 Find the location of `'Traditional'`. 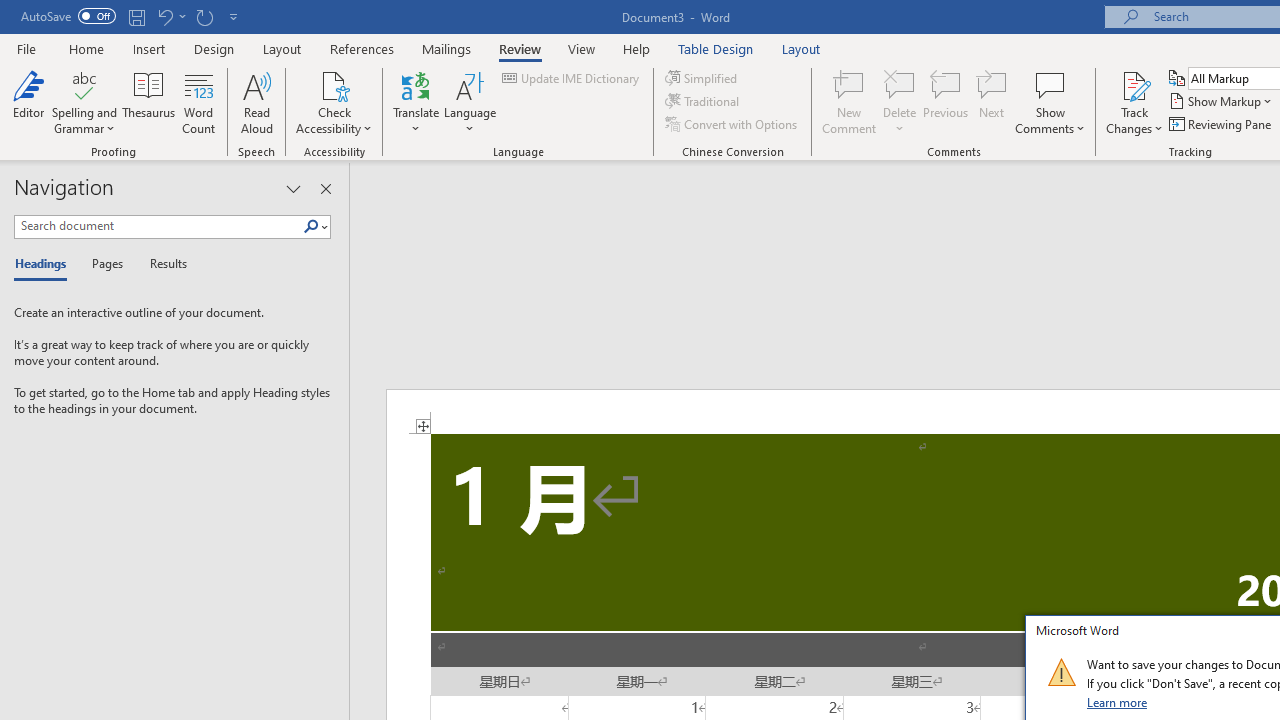

'Traditional' is located at coordinates (704, 101).